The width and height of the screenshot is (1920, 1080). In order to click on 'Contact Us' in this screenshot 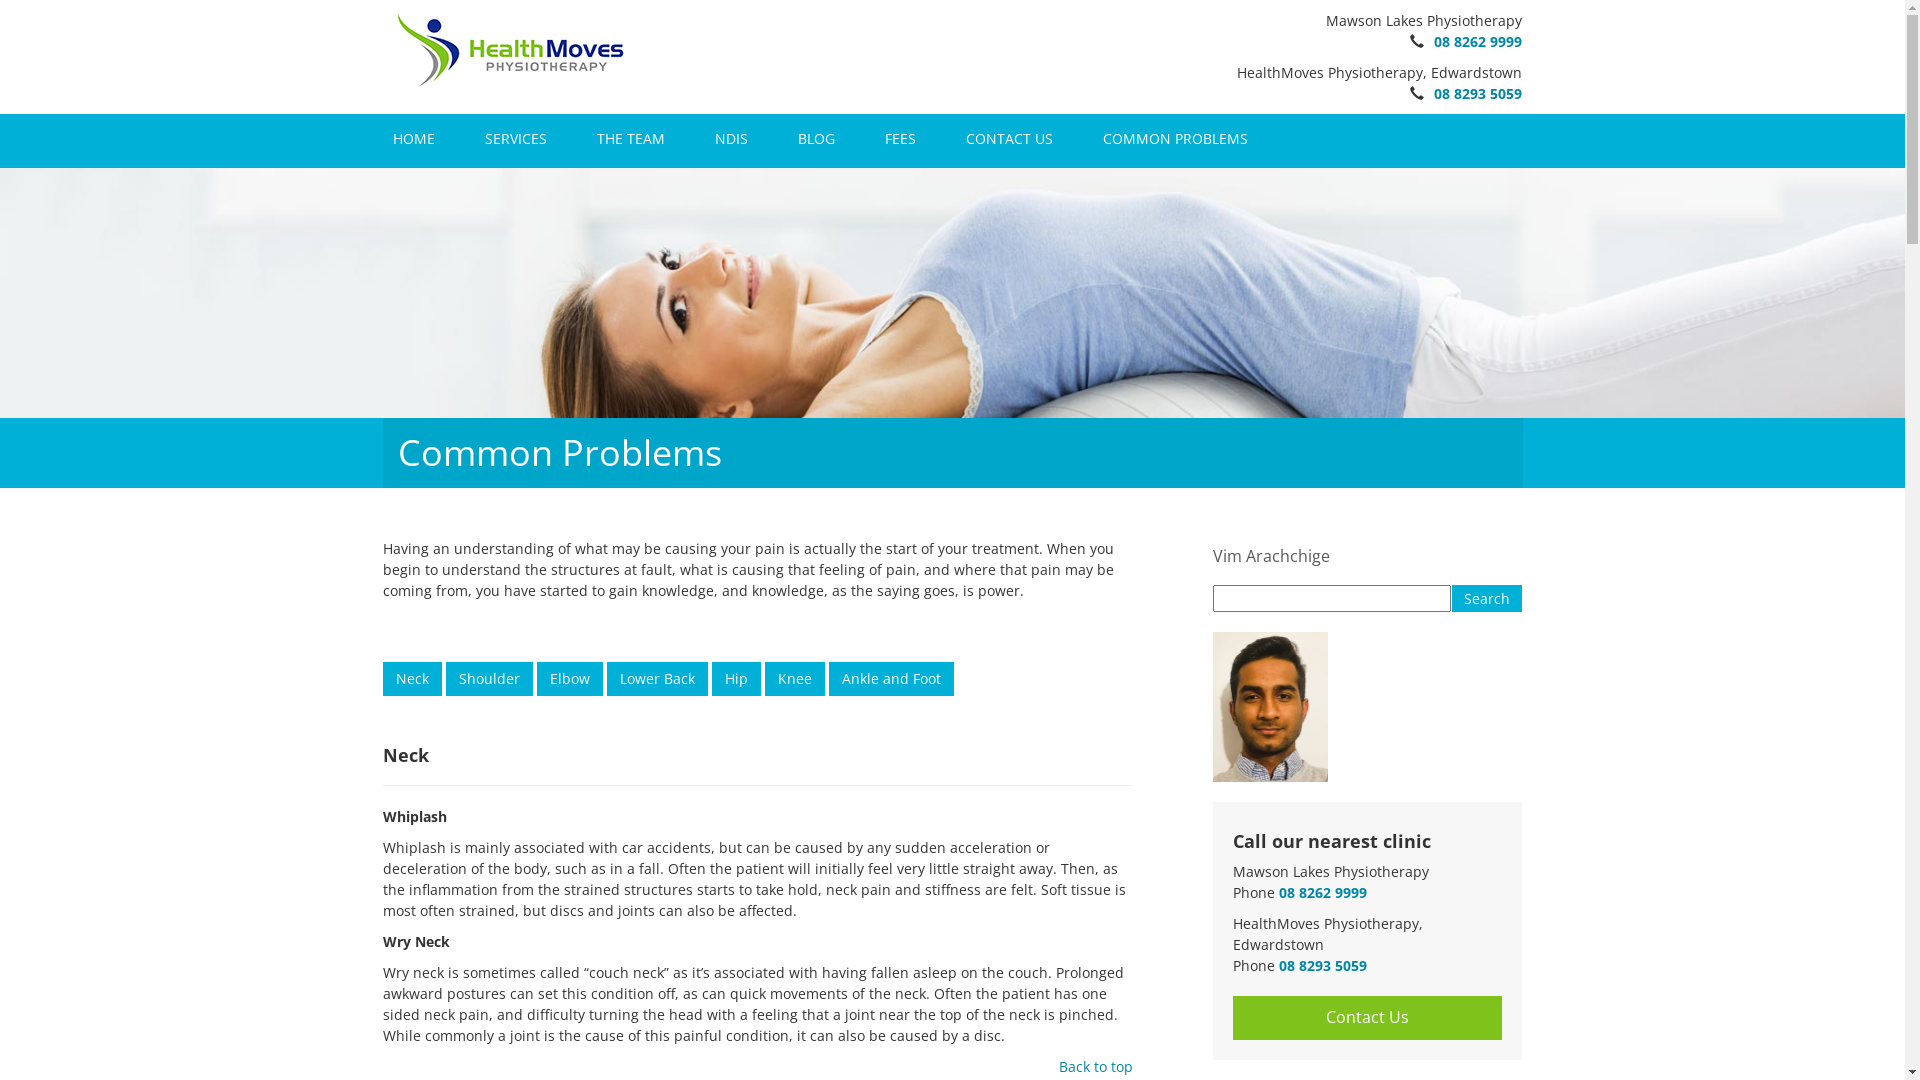, I will do `click(1366, 1017)`.